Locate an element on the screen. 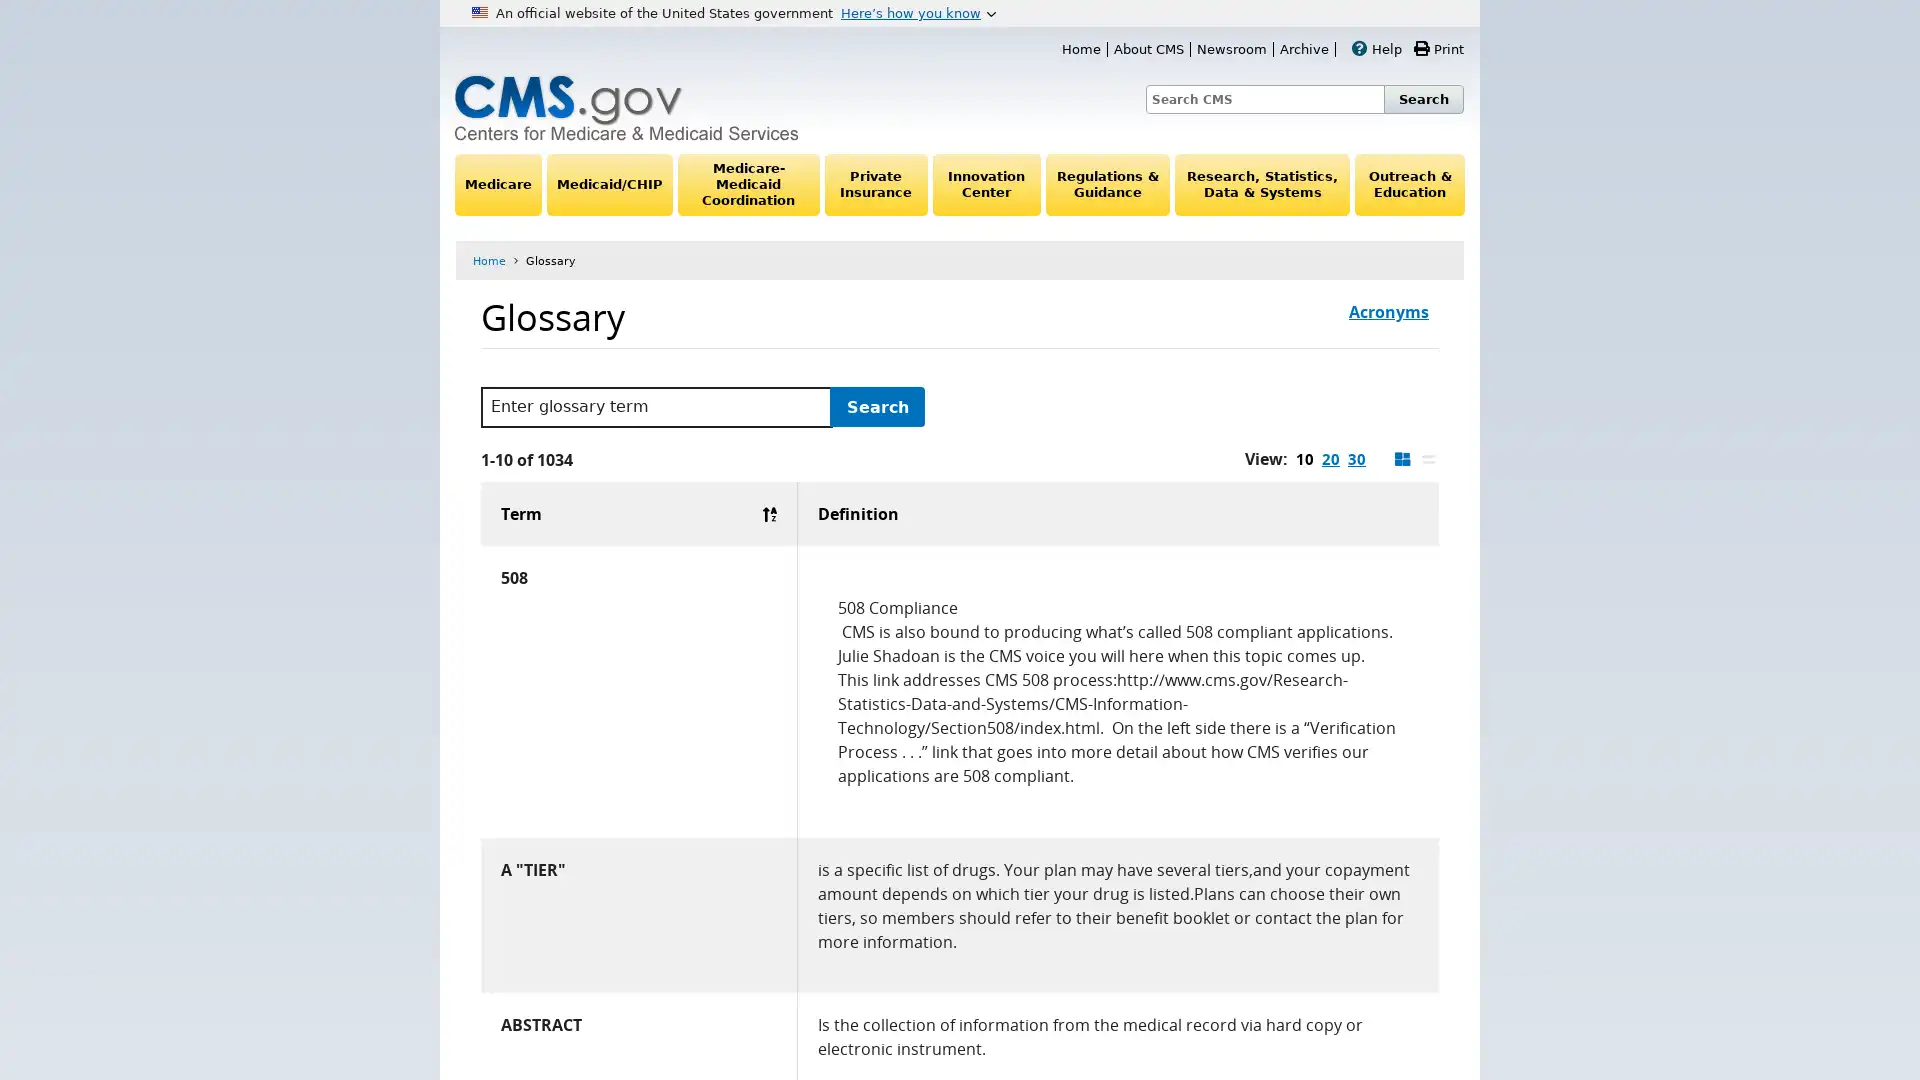 The image size is (1920, 1080). Search is located at coordinates (1423, 99).